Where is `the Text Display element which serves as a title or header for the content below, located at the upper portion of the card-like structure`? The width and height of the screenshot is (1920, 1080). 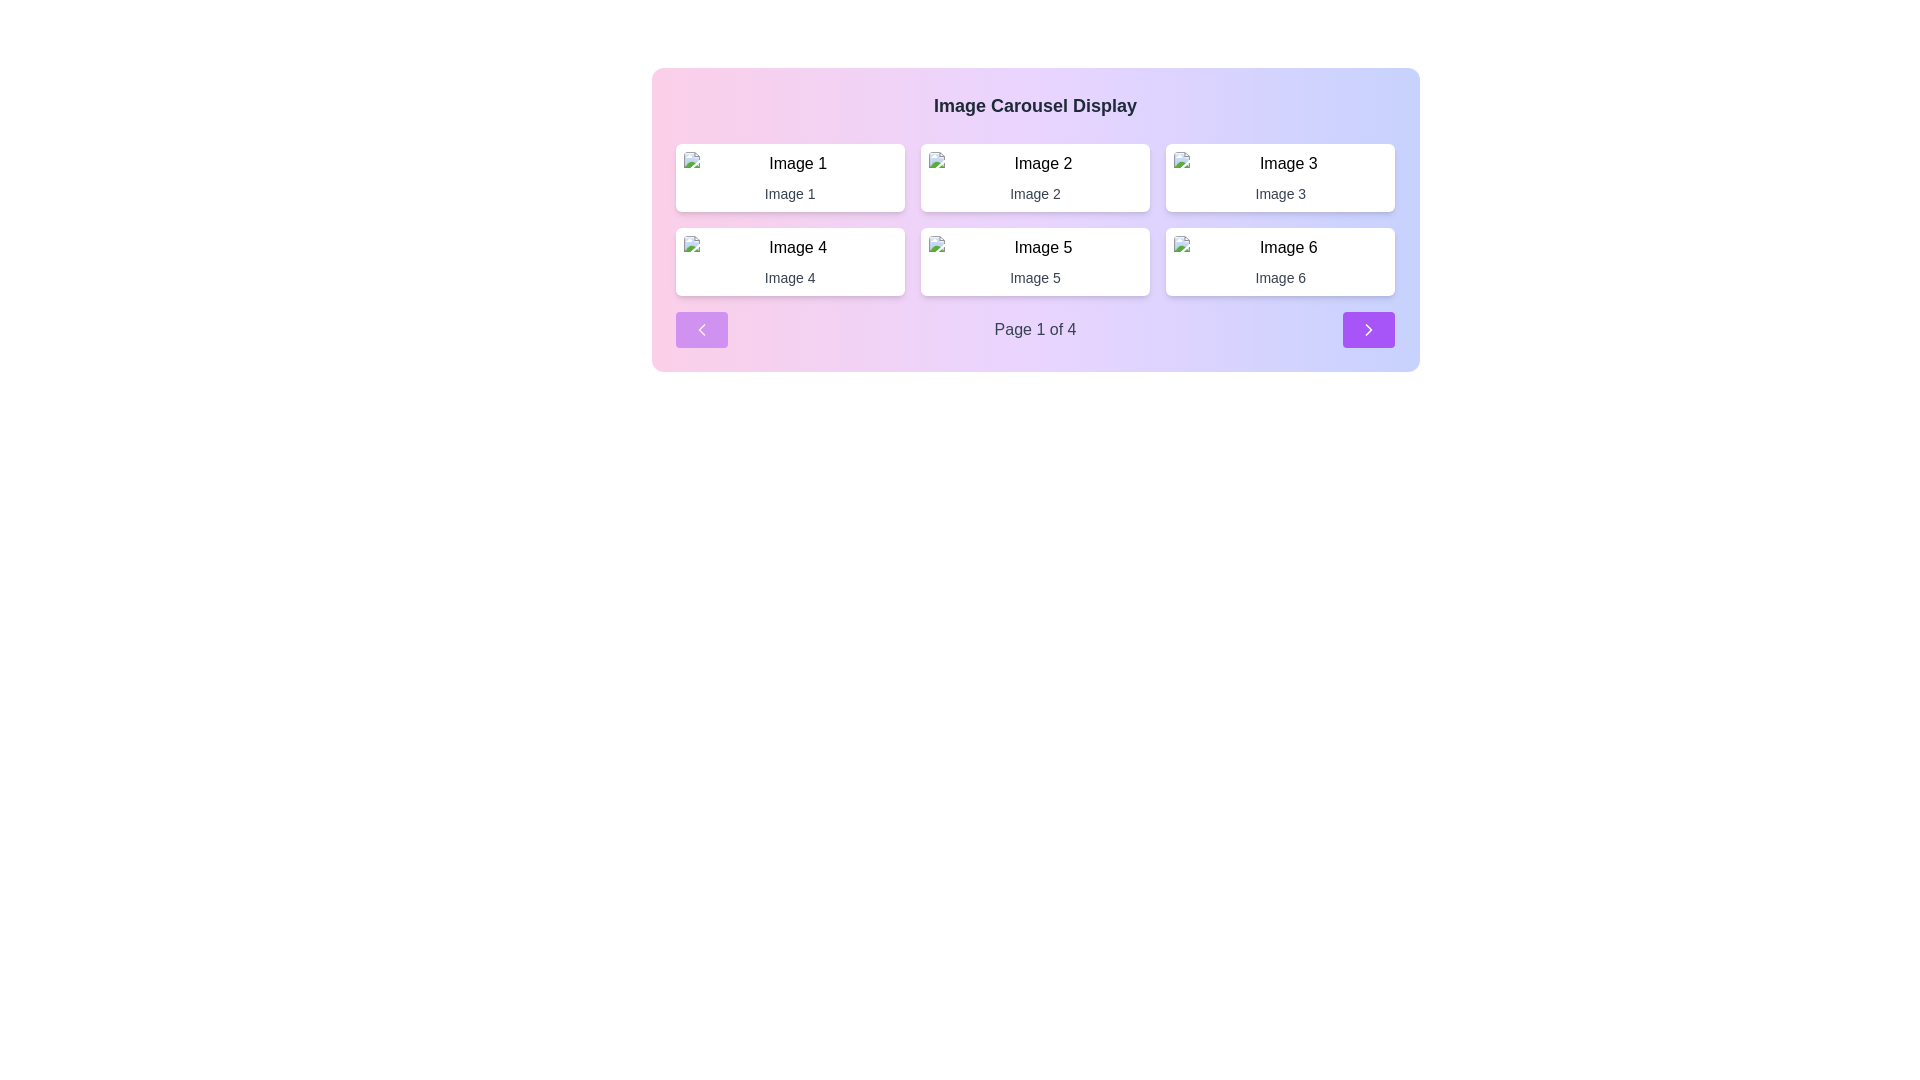 the Text Display element which serves as a title or header for the content below, located at the upper portion of the card-like structure is located at coordinates (1035, 105).